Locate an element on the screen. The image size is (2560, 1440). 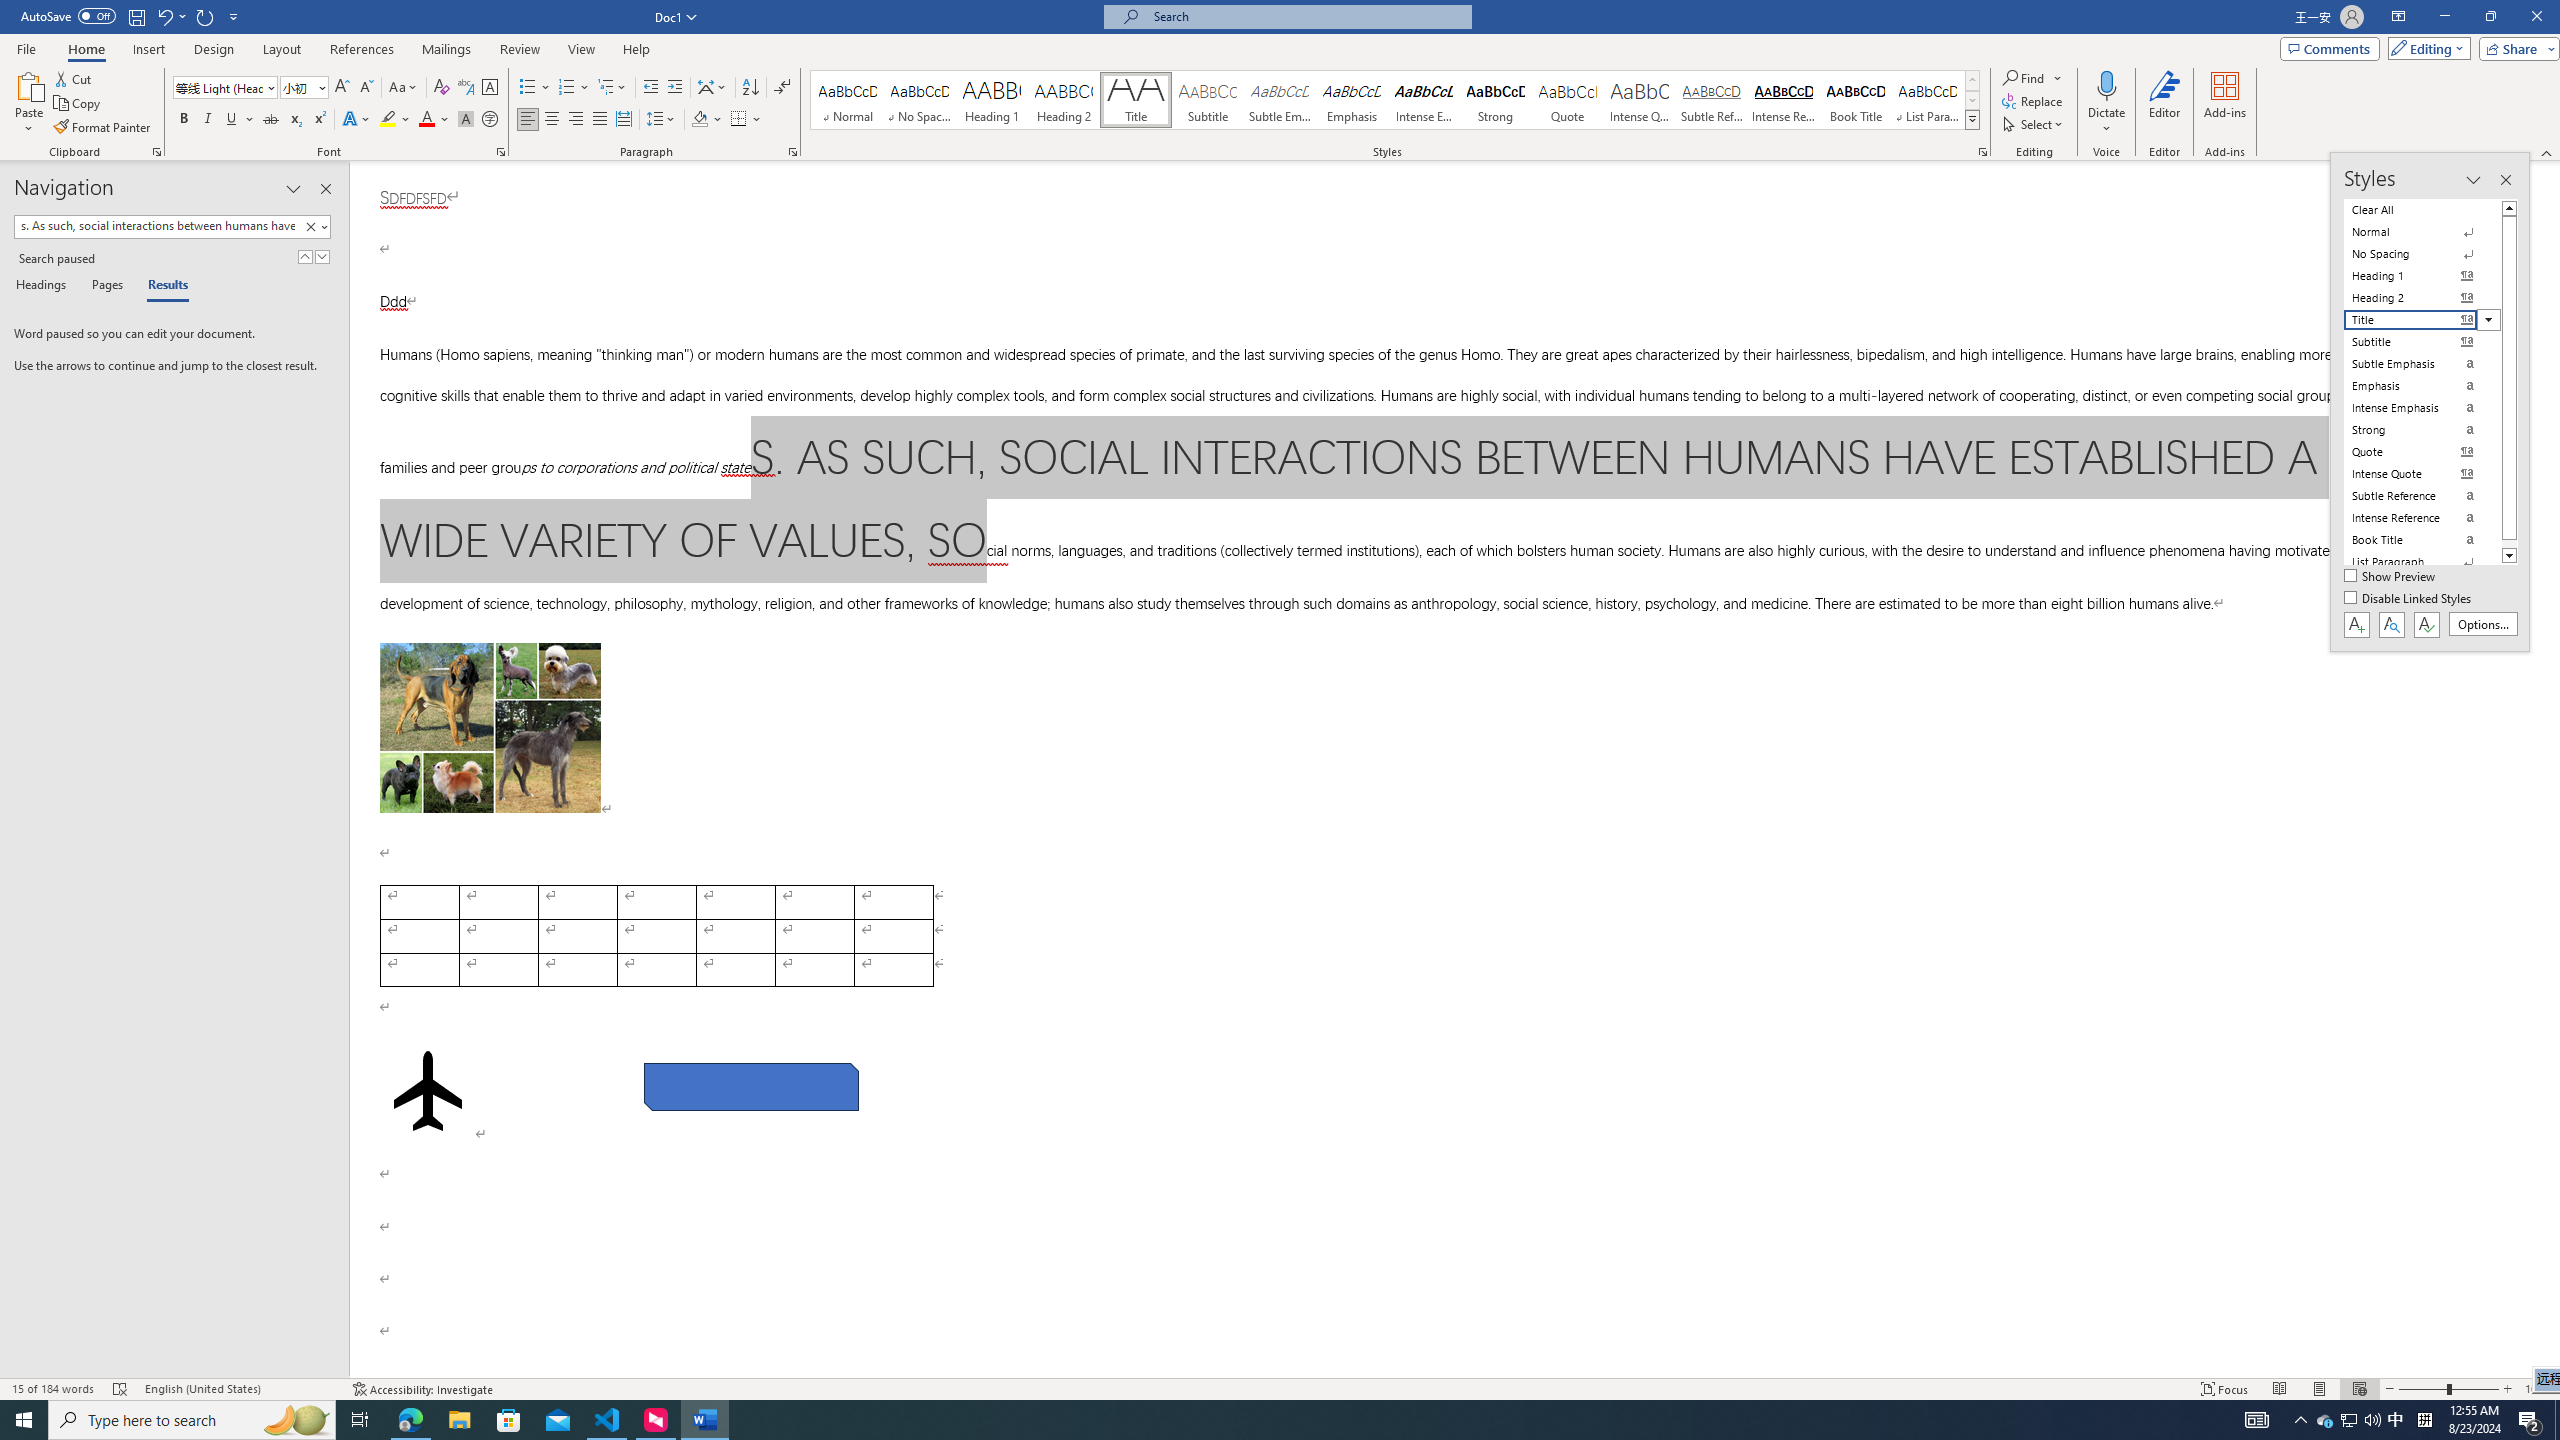
'Rectangle: Diagonal Corners Snipped 2' is located at coordinates (751, 1087).